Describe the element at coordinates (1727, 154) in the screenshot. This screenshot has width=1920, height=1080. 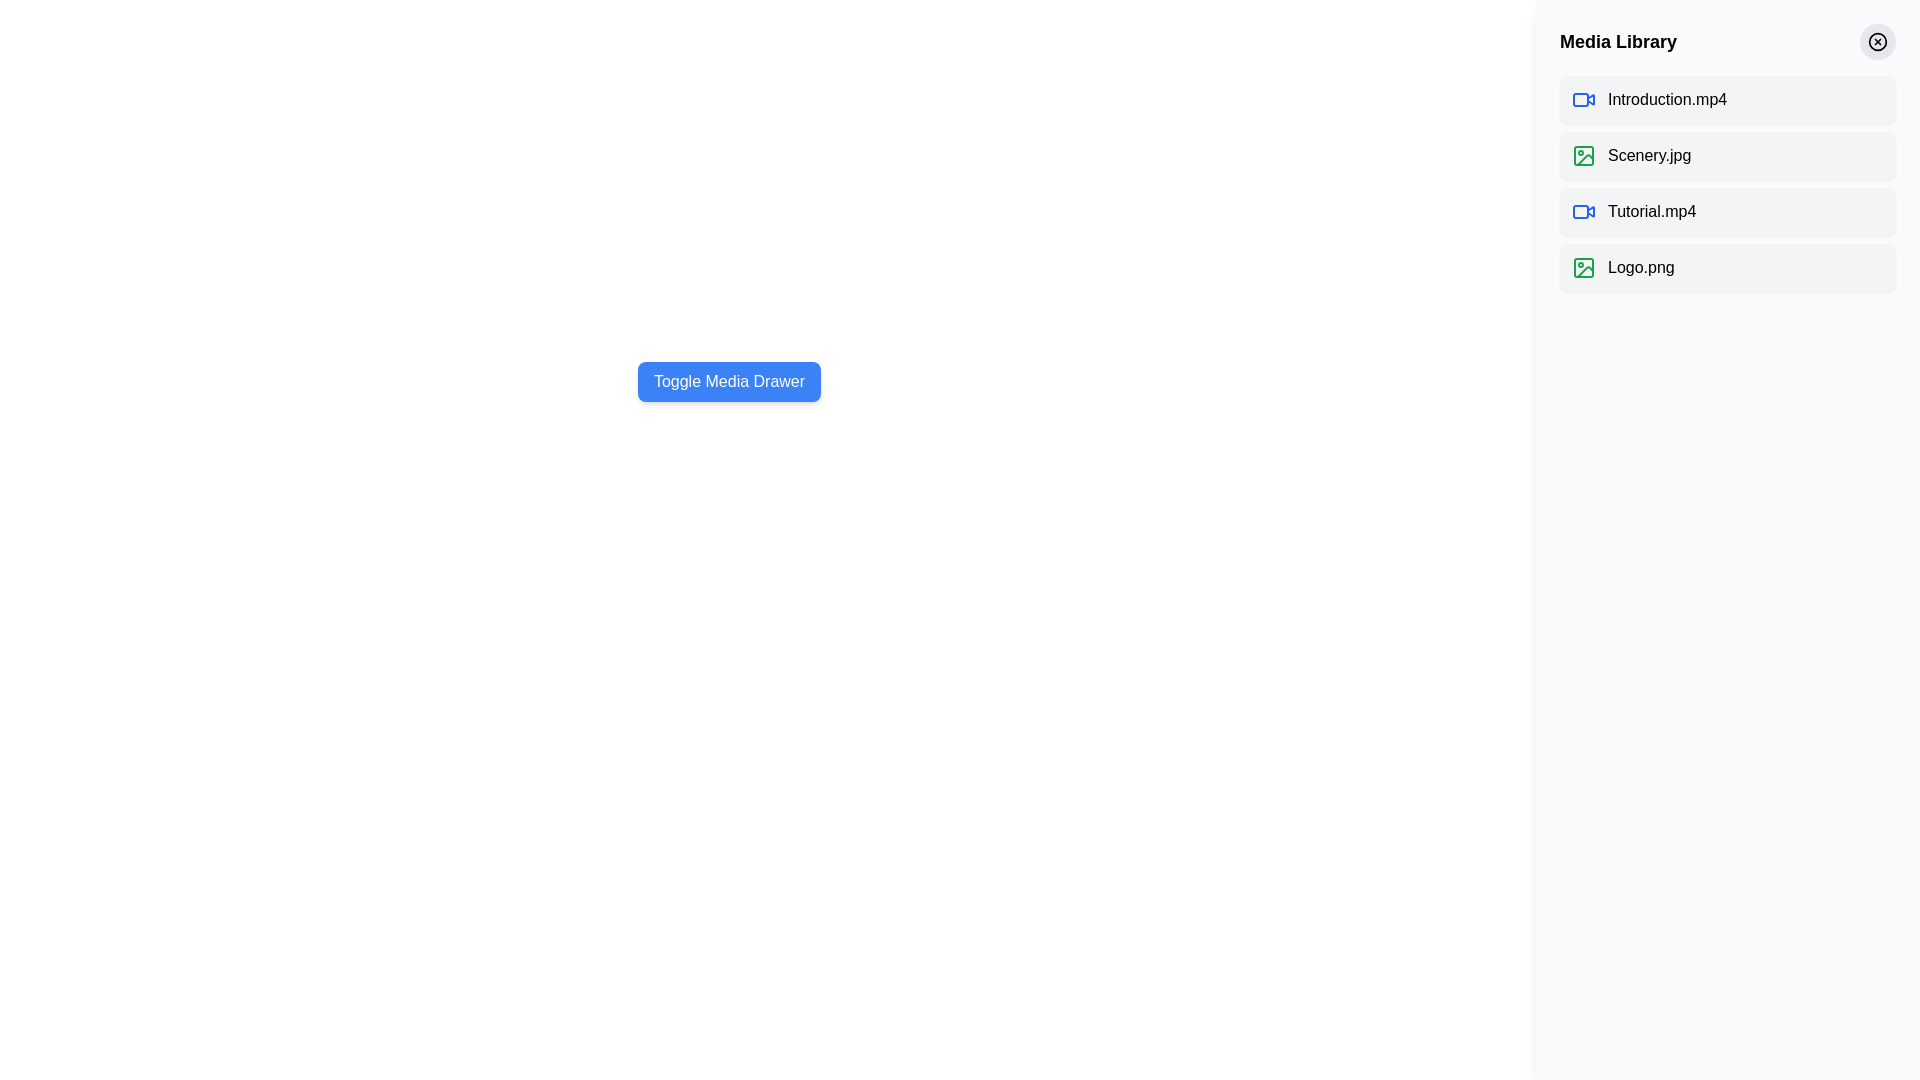
I see `the second list item` at that location.